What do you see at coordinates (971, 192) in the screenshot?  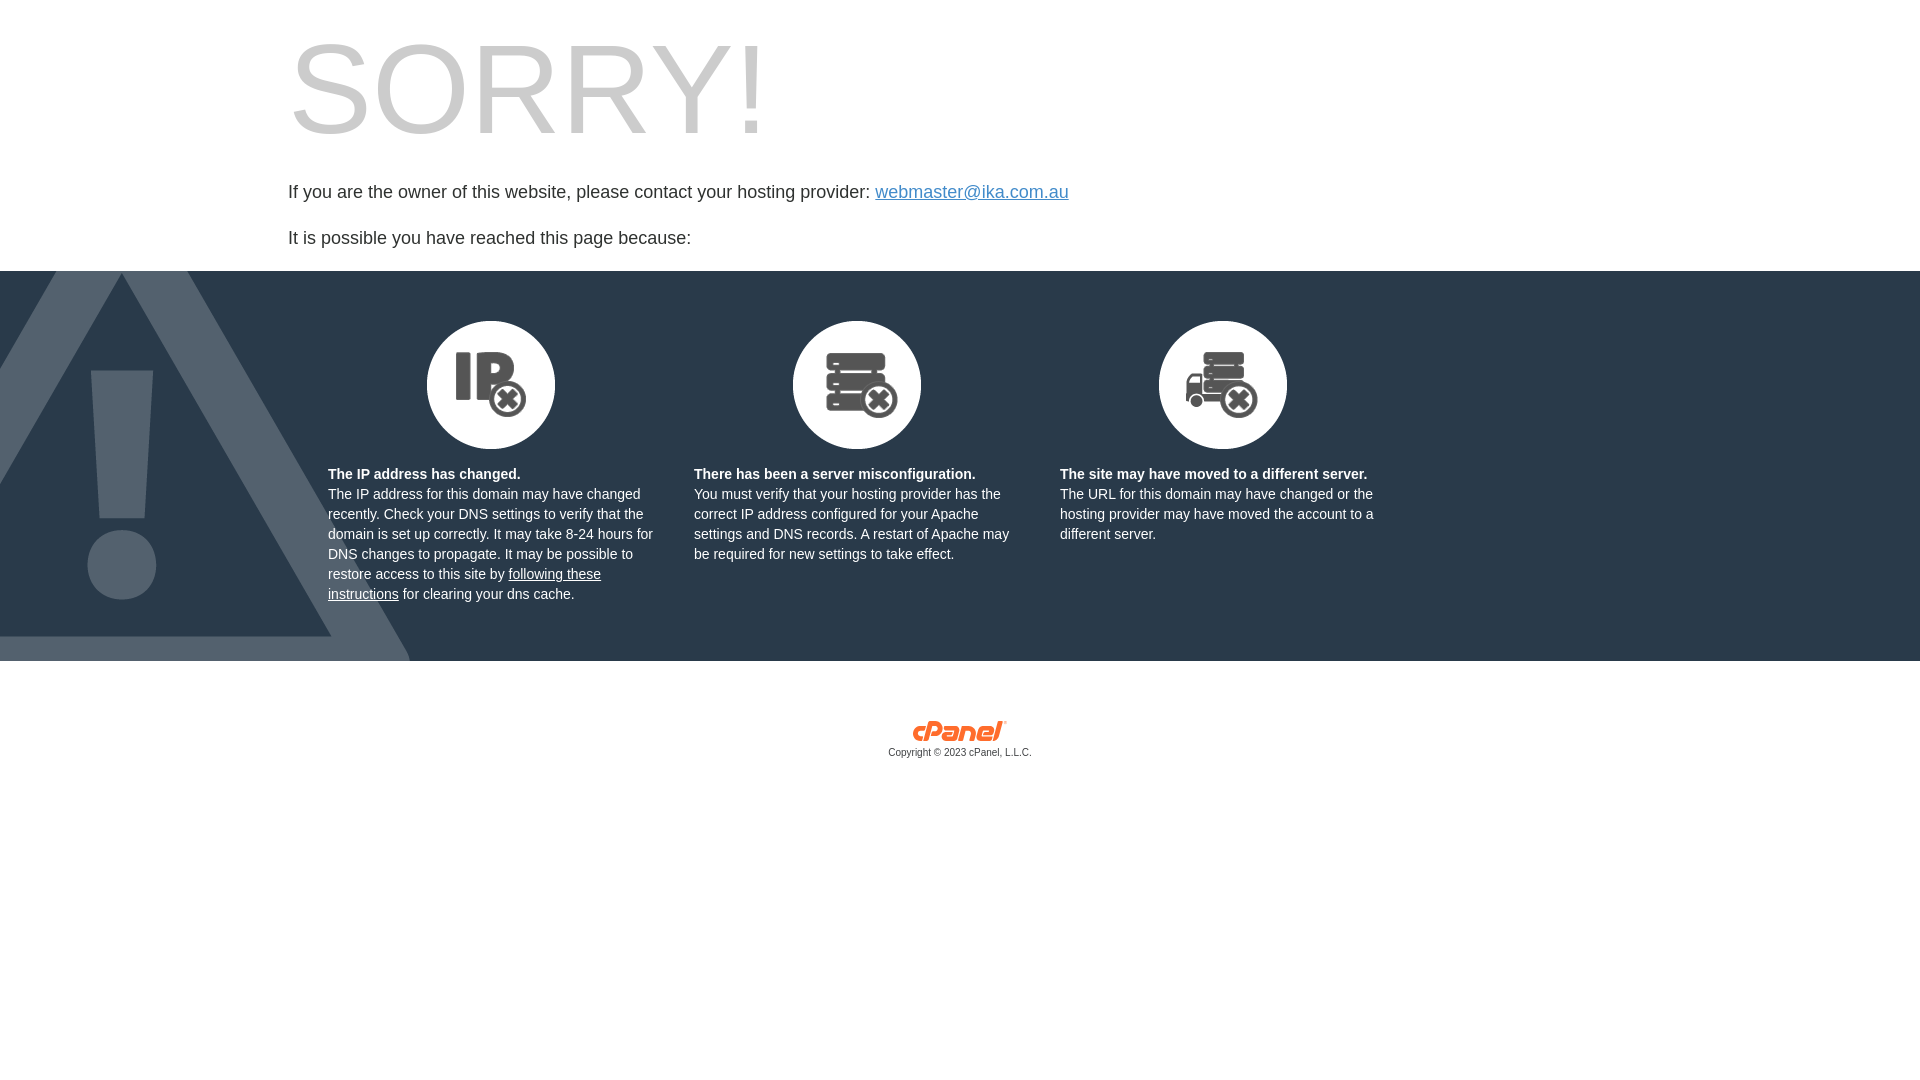 I see `'webmaster@ika.com.au'` at bounding box center [971, 192].